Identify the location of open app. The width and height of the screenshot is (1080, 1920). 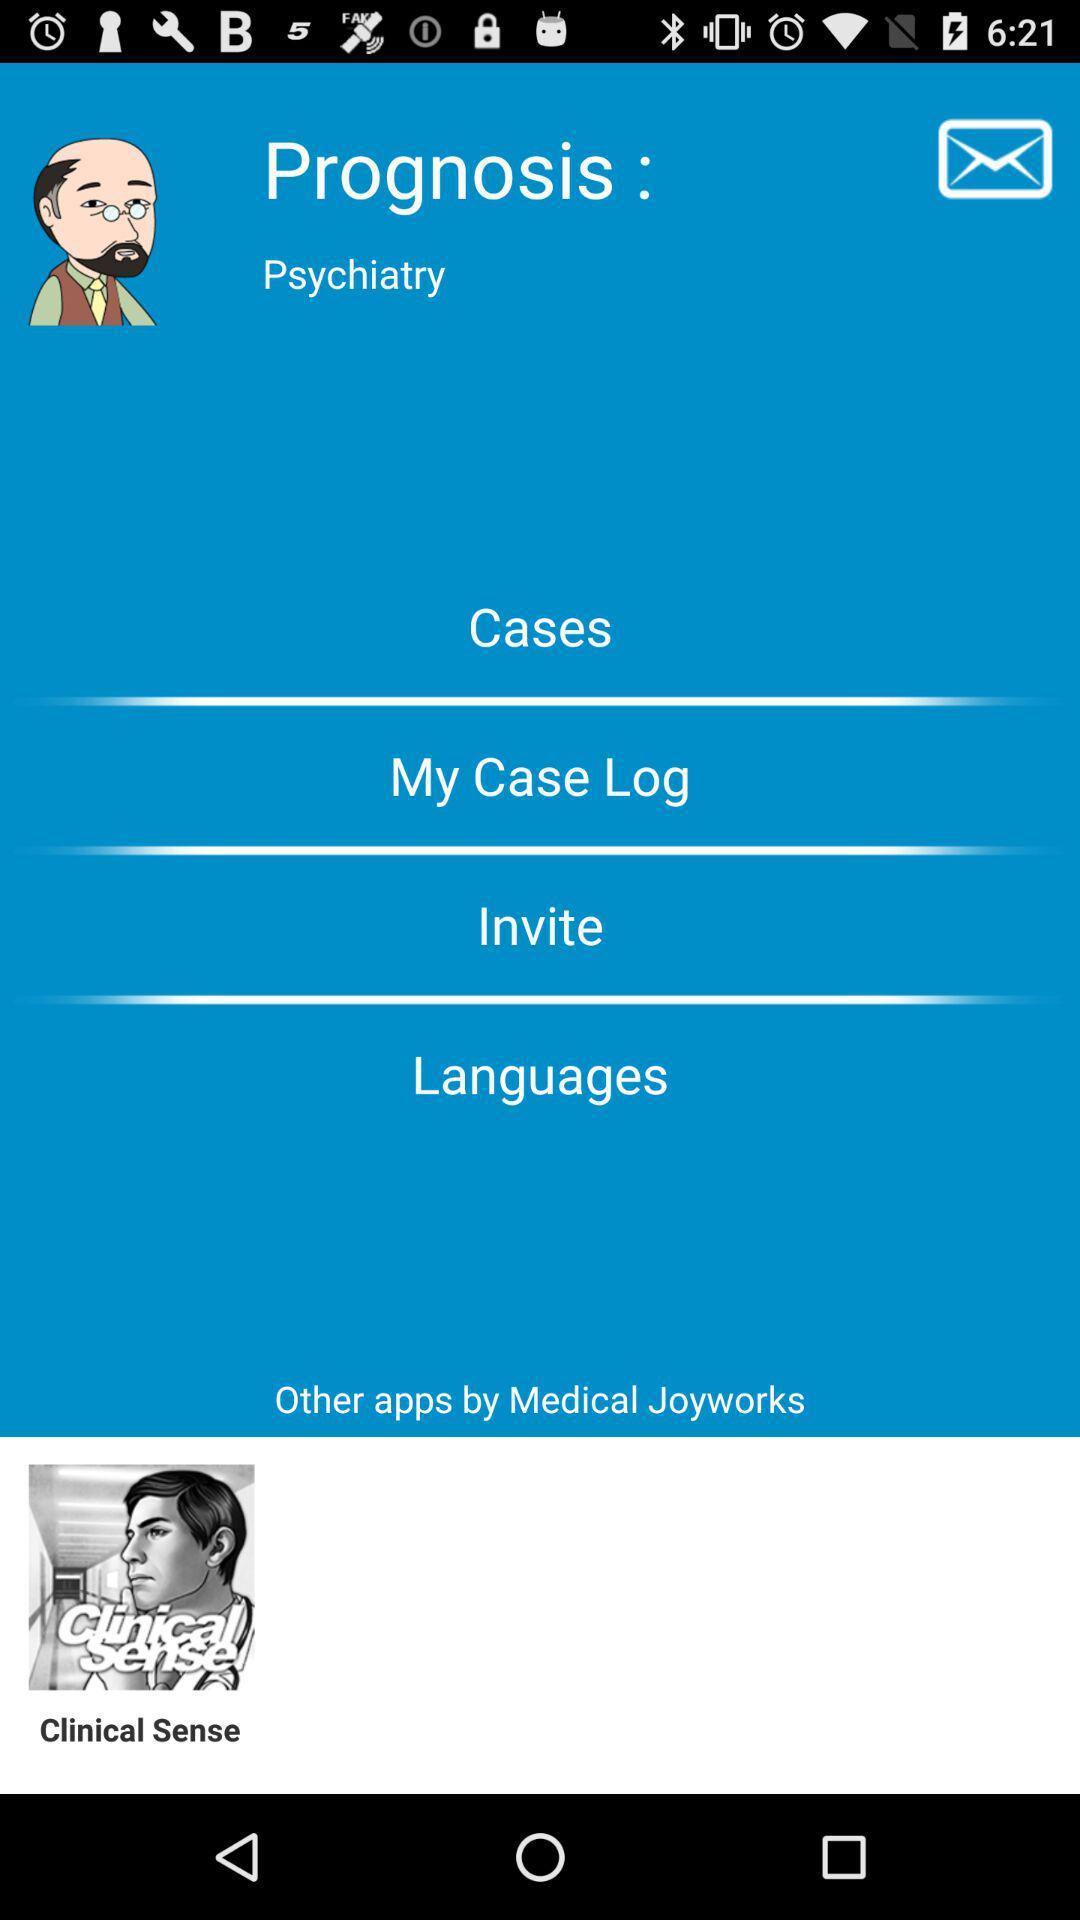
(140, 1577).